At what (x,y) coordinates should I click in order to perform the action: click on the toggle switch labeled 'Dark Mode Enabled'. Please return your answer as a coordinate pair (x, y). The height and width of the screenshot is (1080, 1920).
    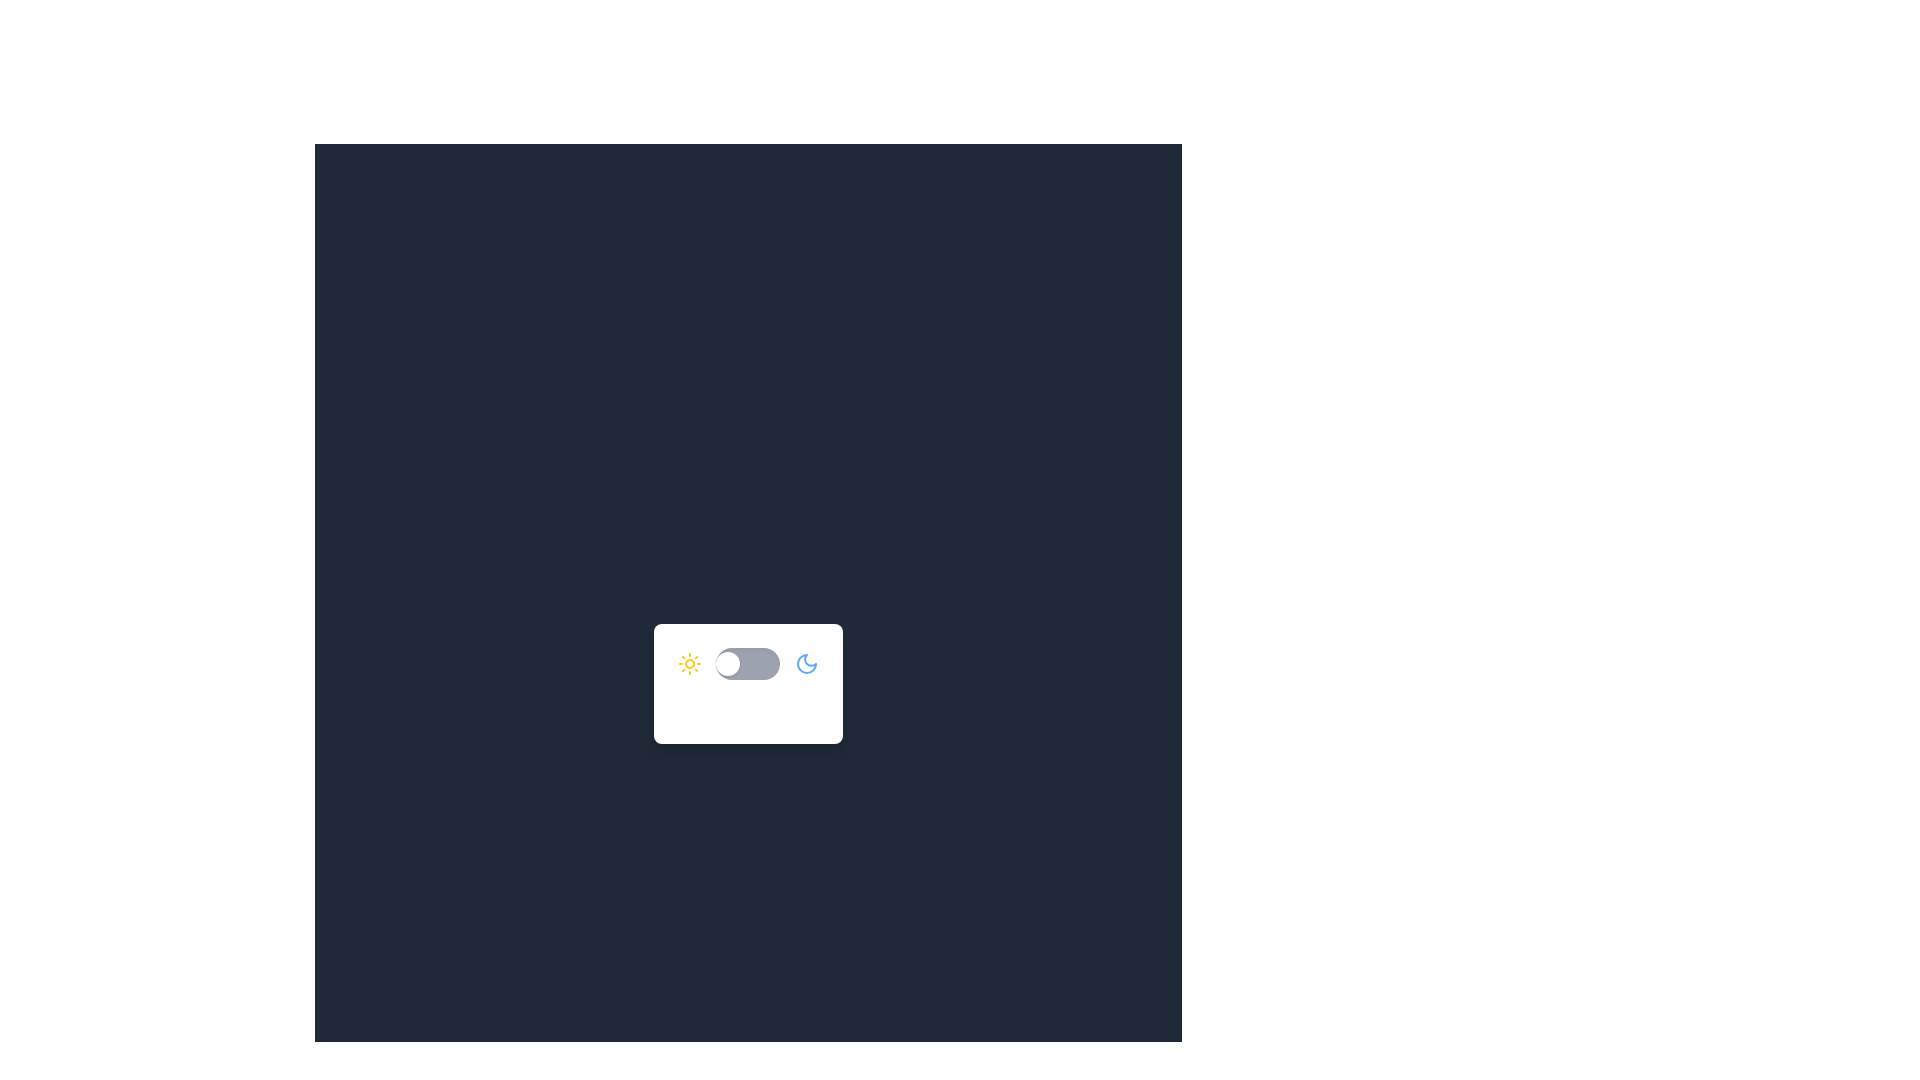
    Looking at the image, I should click on (747, 682).